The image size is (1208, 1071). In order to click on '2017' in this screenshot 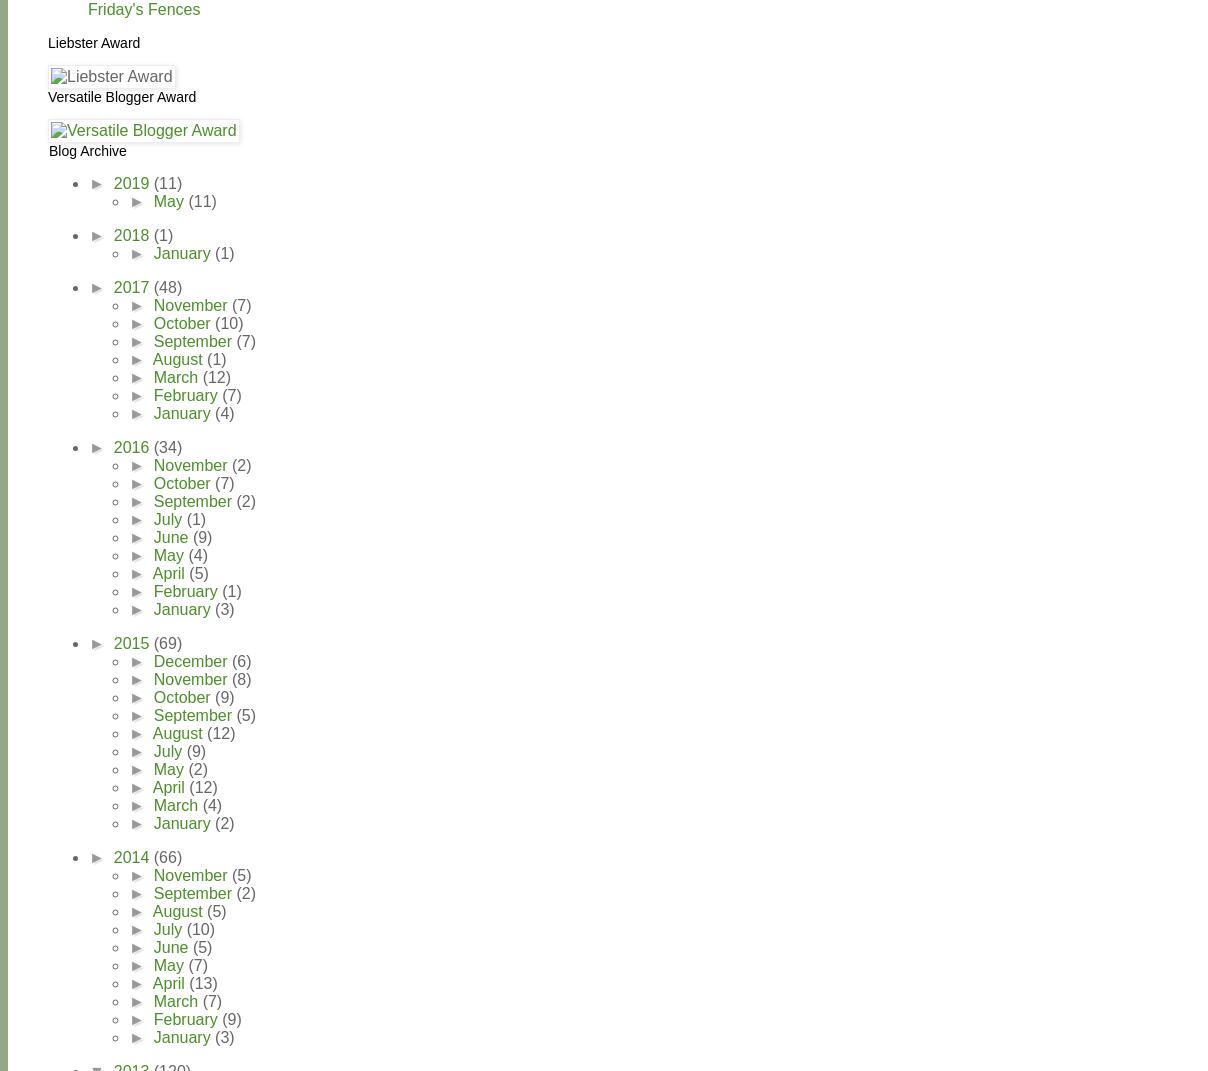, I will do `click(132, 286)`.